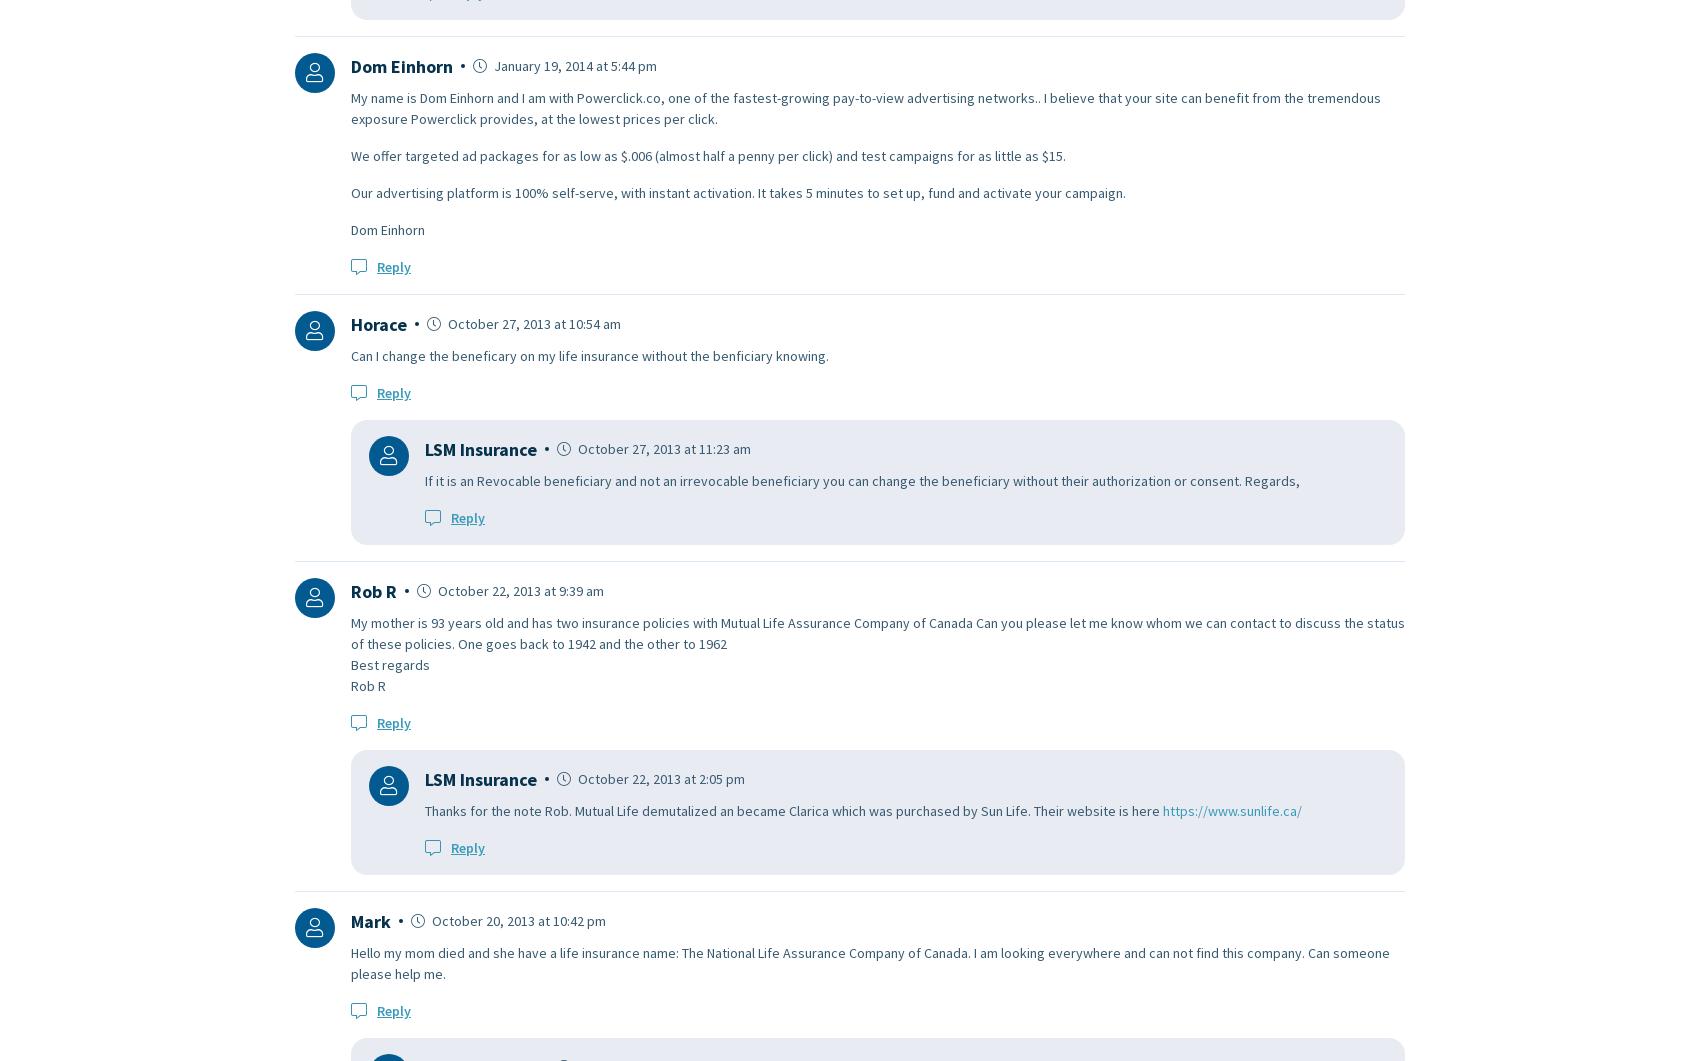  Describe the element at coordinates (389, 662) in the screenshot. I see `'Best regards'` at that location.